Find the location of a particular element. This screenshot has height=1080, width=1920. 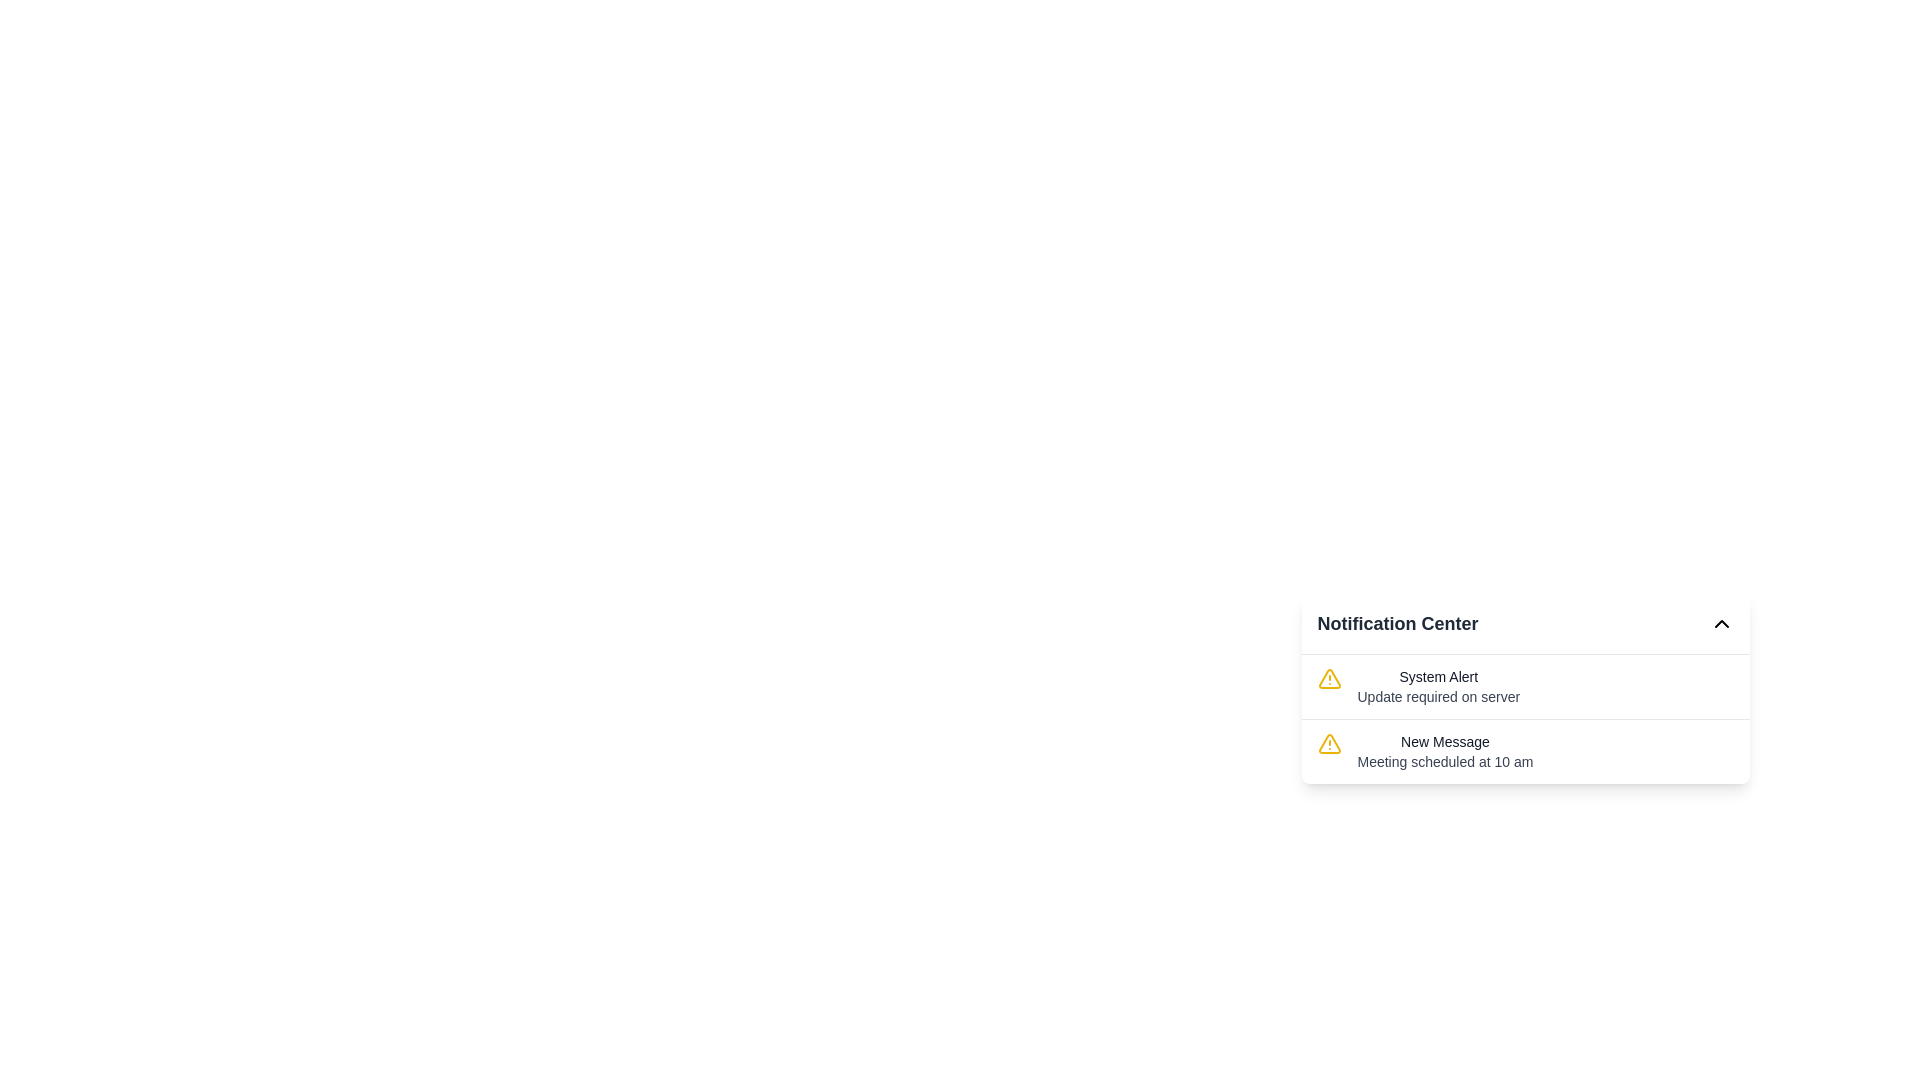

the 'New Message' text block element in the notification panel, which displays the alert for 'Meeting scheduled at 10 am' is located at coordinates (1445, 752).